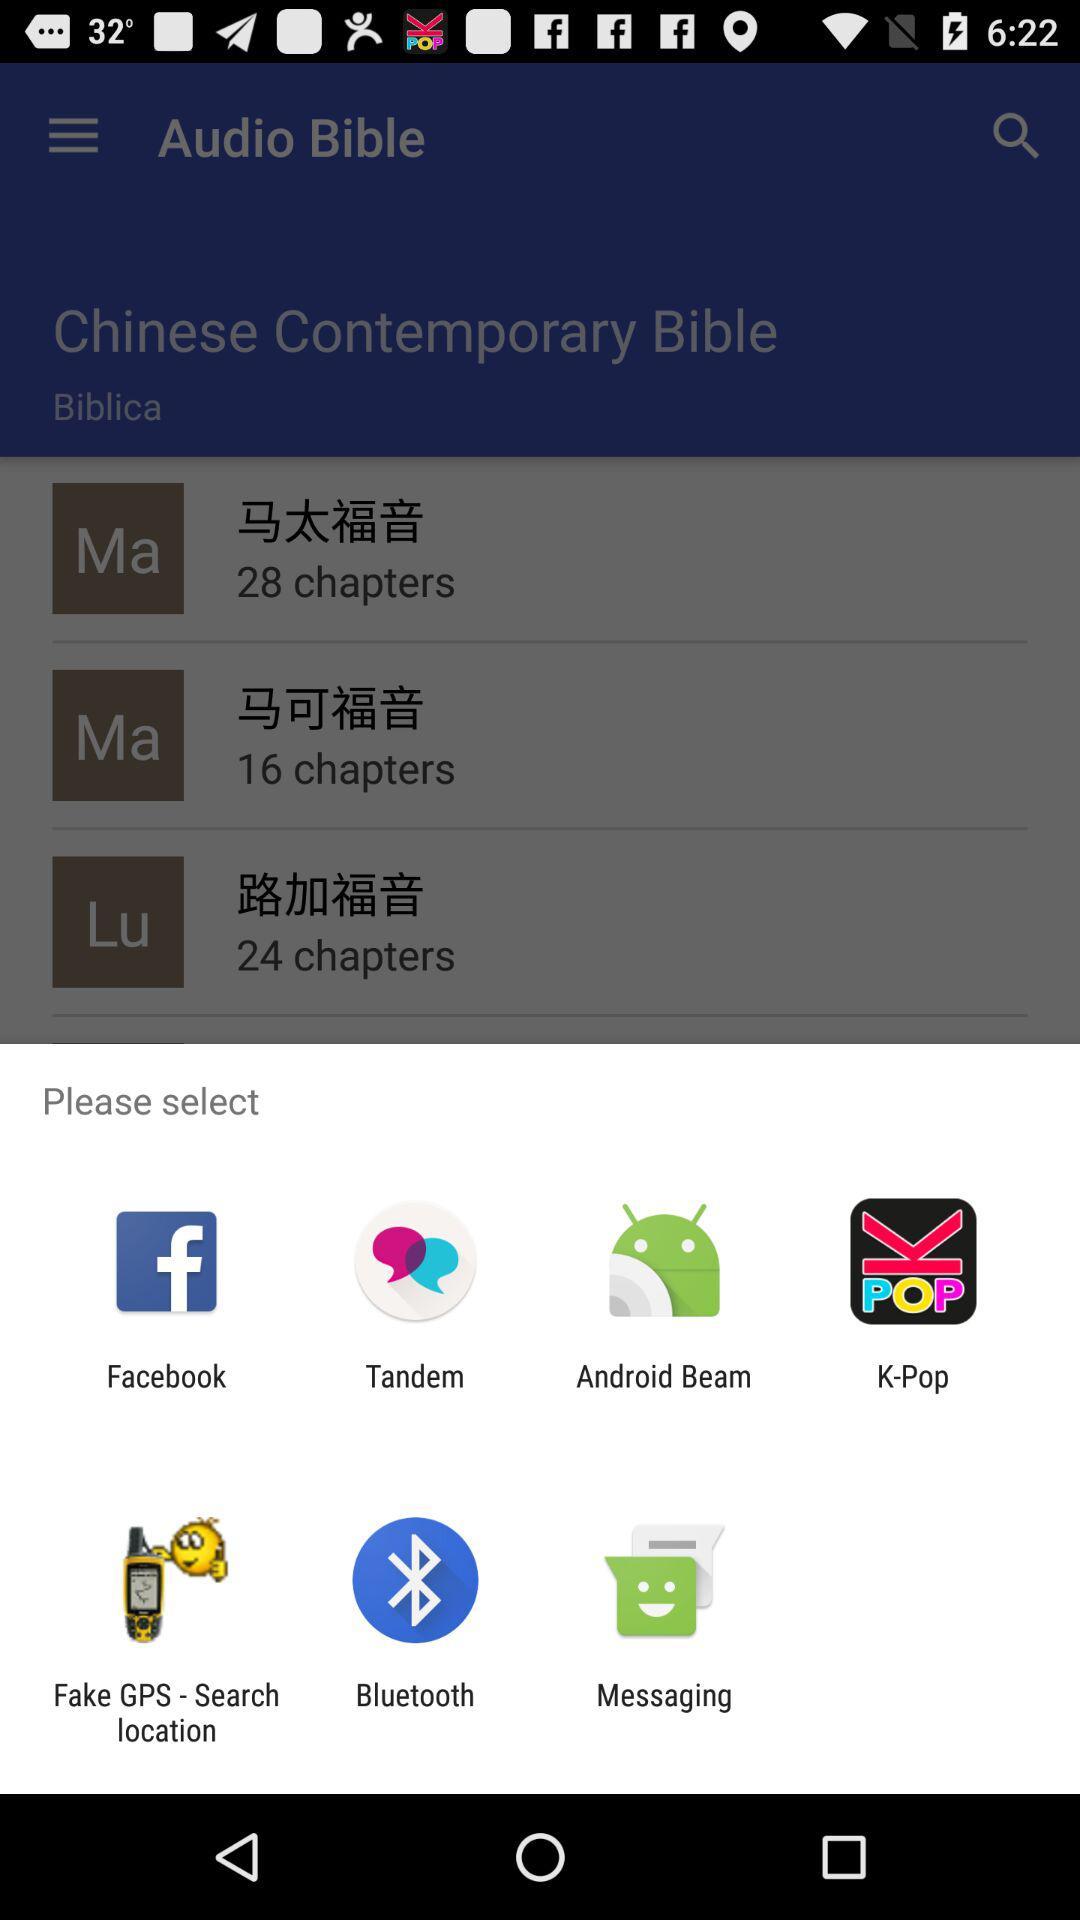 This screenshot has height=1920, width=1080. Describe the element at coordinates (664, 1392) in the screenshot. I see `icon to the right of the tandem app` at that location.